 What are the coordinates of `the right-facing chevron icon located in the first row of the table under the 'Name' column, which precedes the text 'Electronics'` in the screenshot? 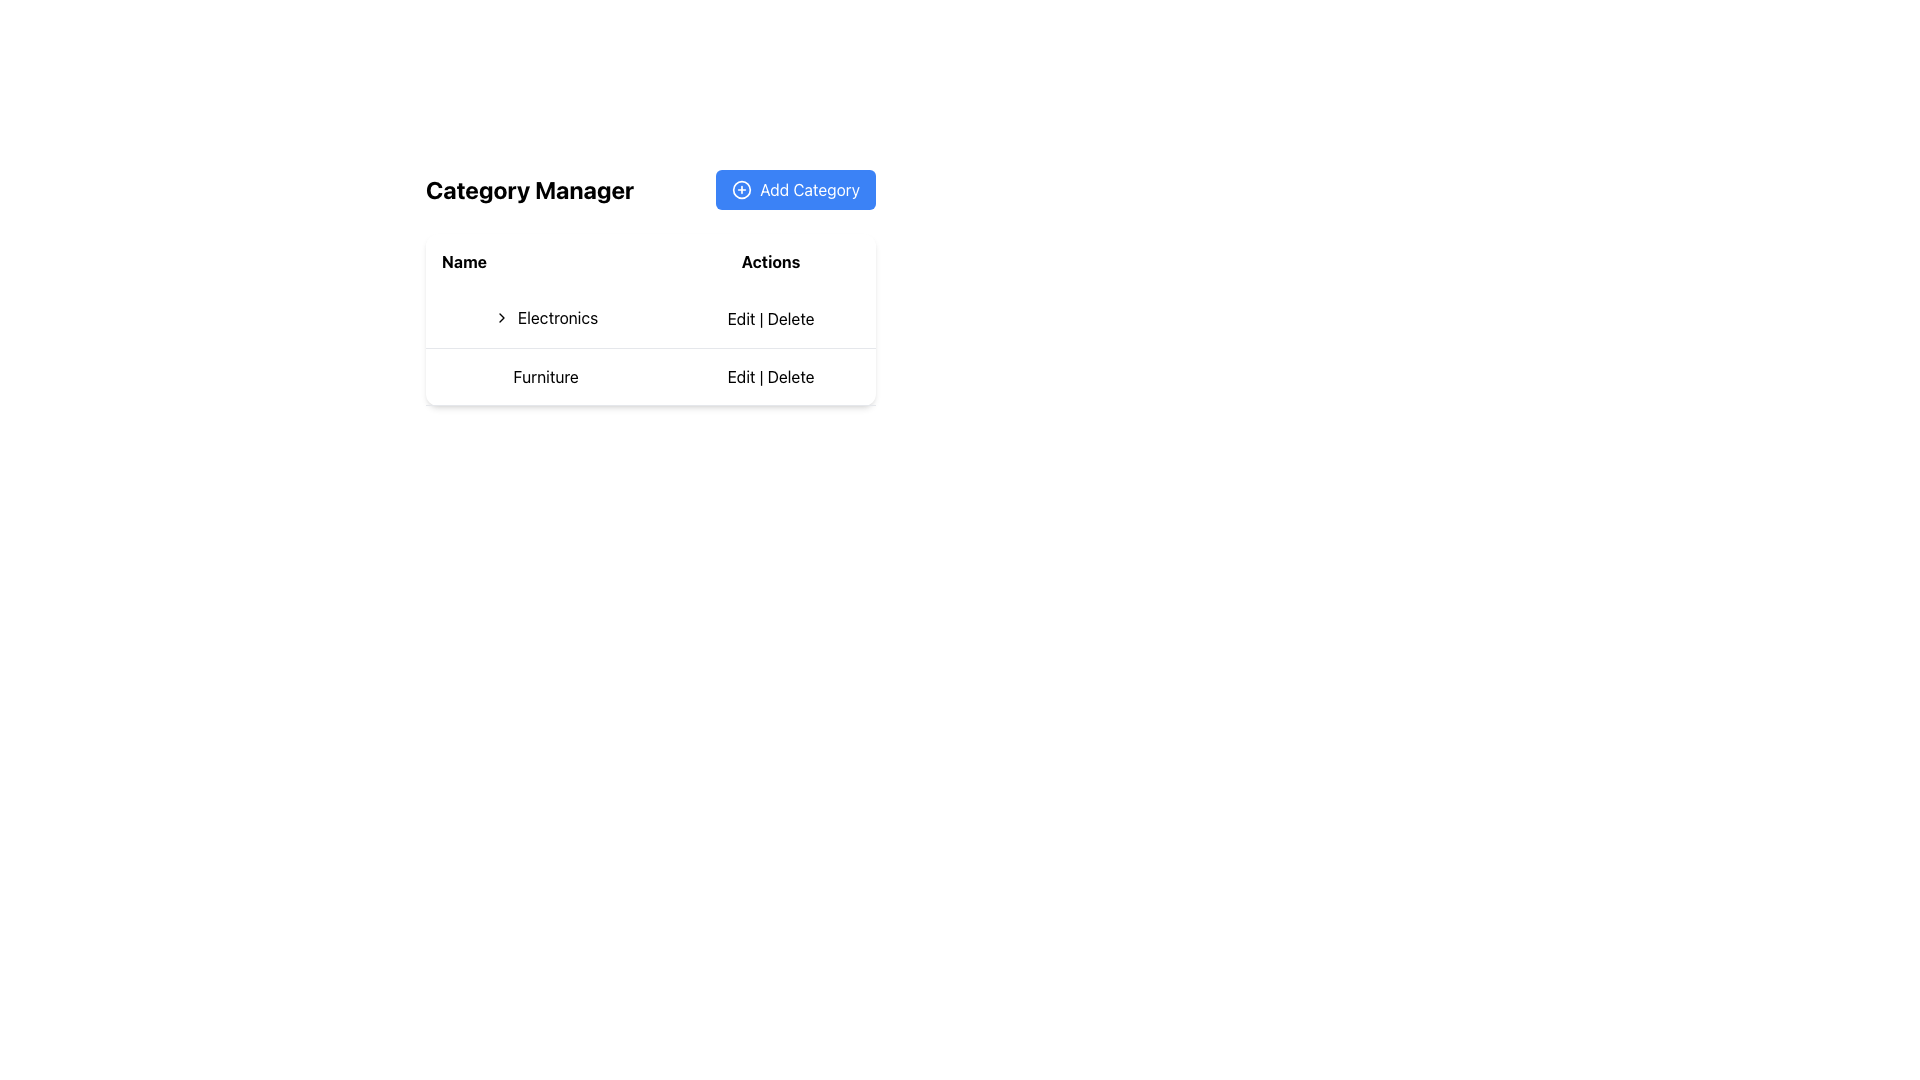 It's located at (501, 316).